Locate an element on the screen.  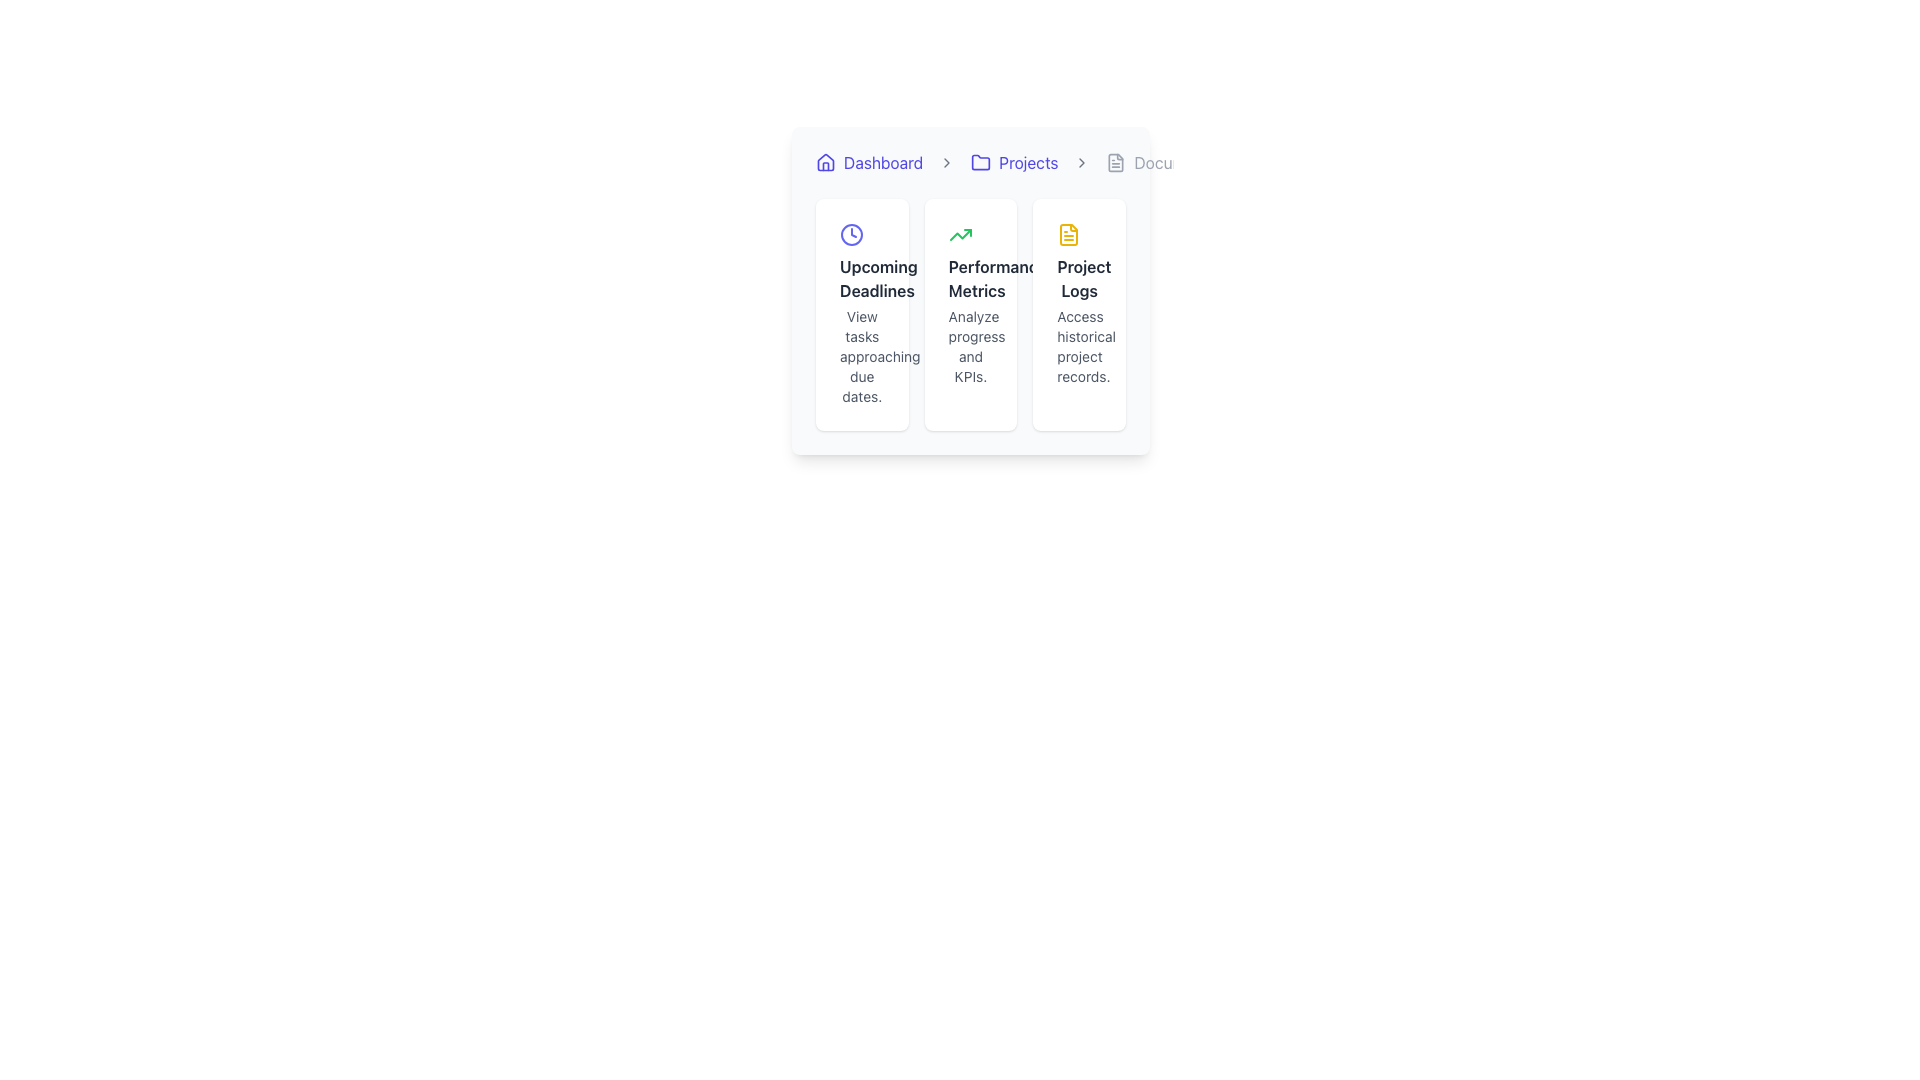
the 'Project Logs' icon located at the top of the rightmost card in a horizontal layout of three cards is located at coordinates (1068, 234).